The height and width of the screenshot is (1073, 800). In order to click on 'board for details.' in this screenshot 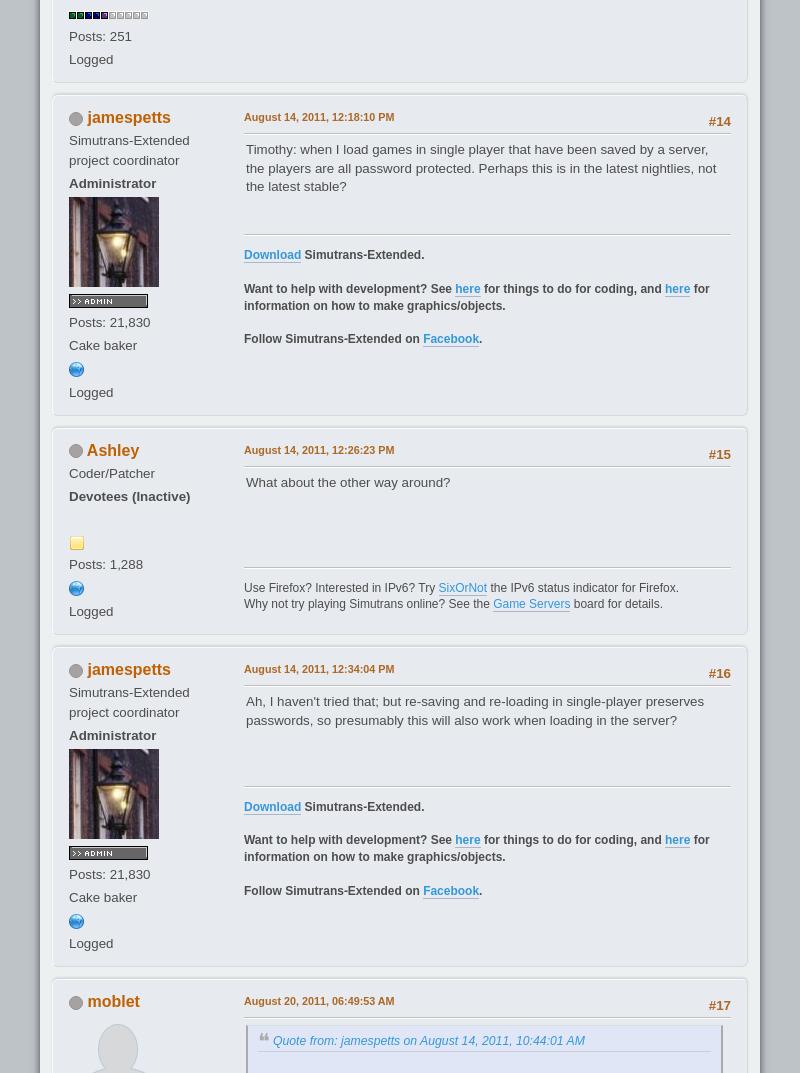, I will do `click(616, 602)`.